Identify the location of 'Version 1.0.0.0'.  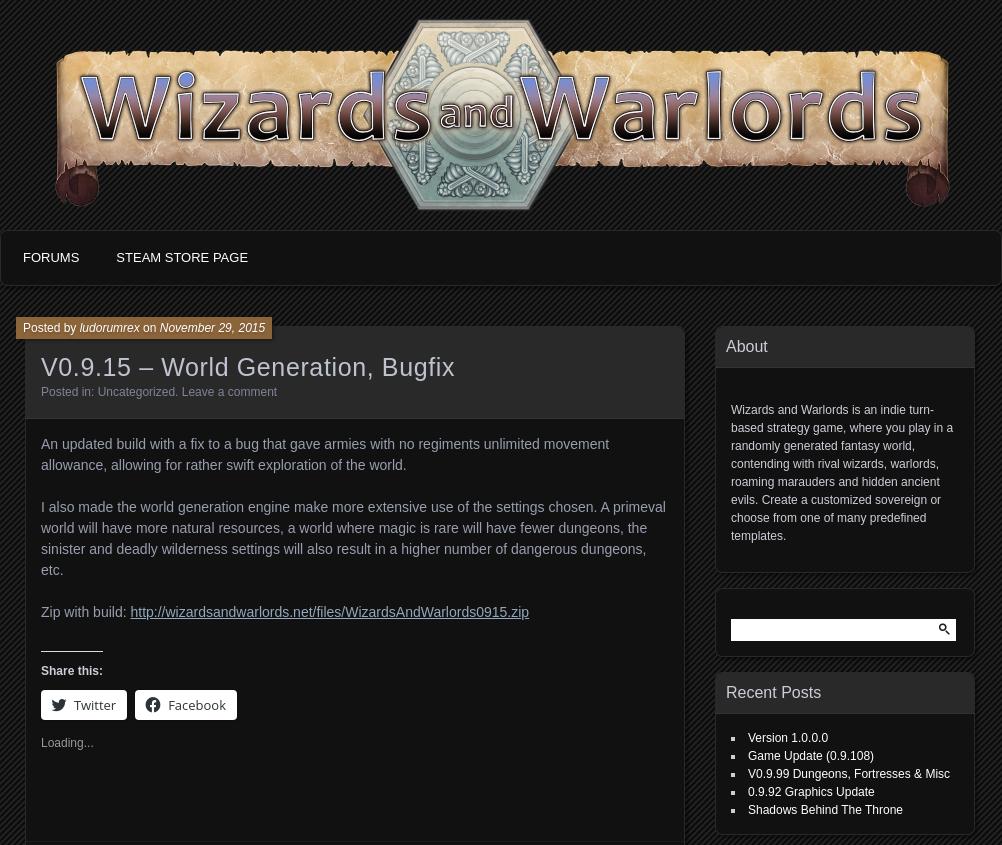
(786, 737).